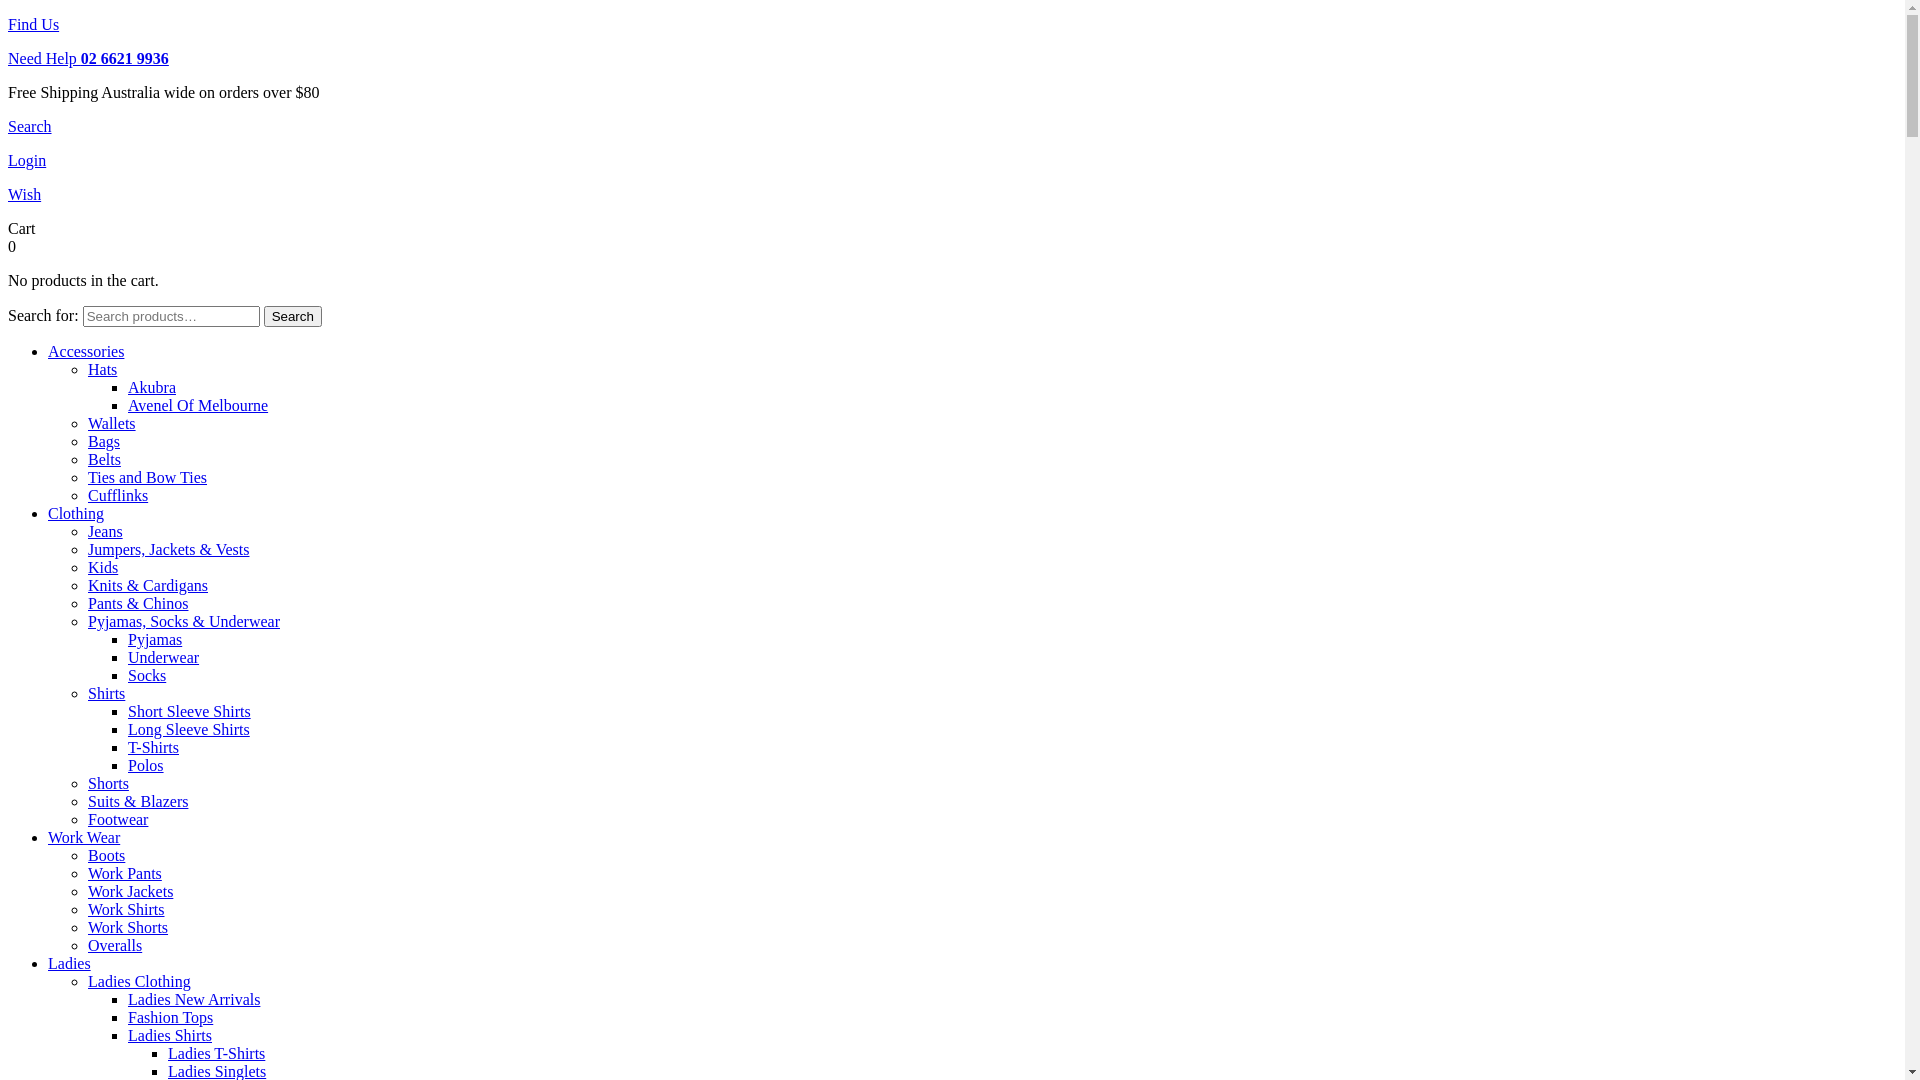  What do you see at coordinates (151, 387) in the screenshot?
I see `'Akubra'` at bounding box center [151, 387].